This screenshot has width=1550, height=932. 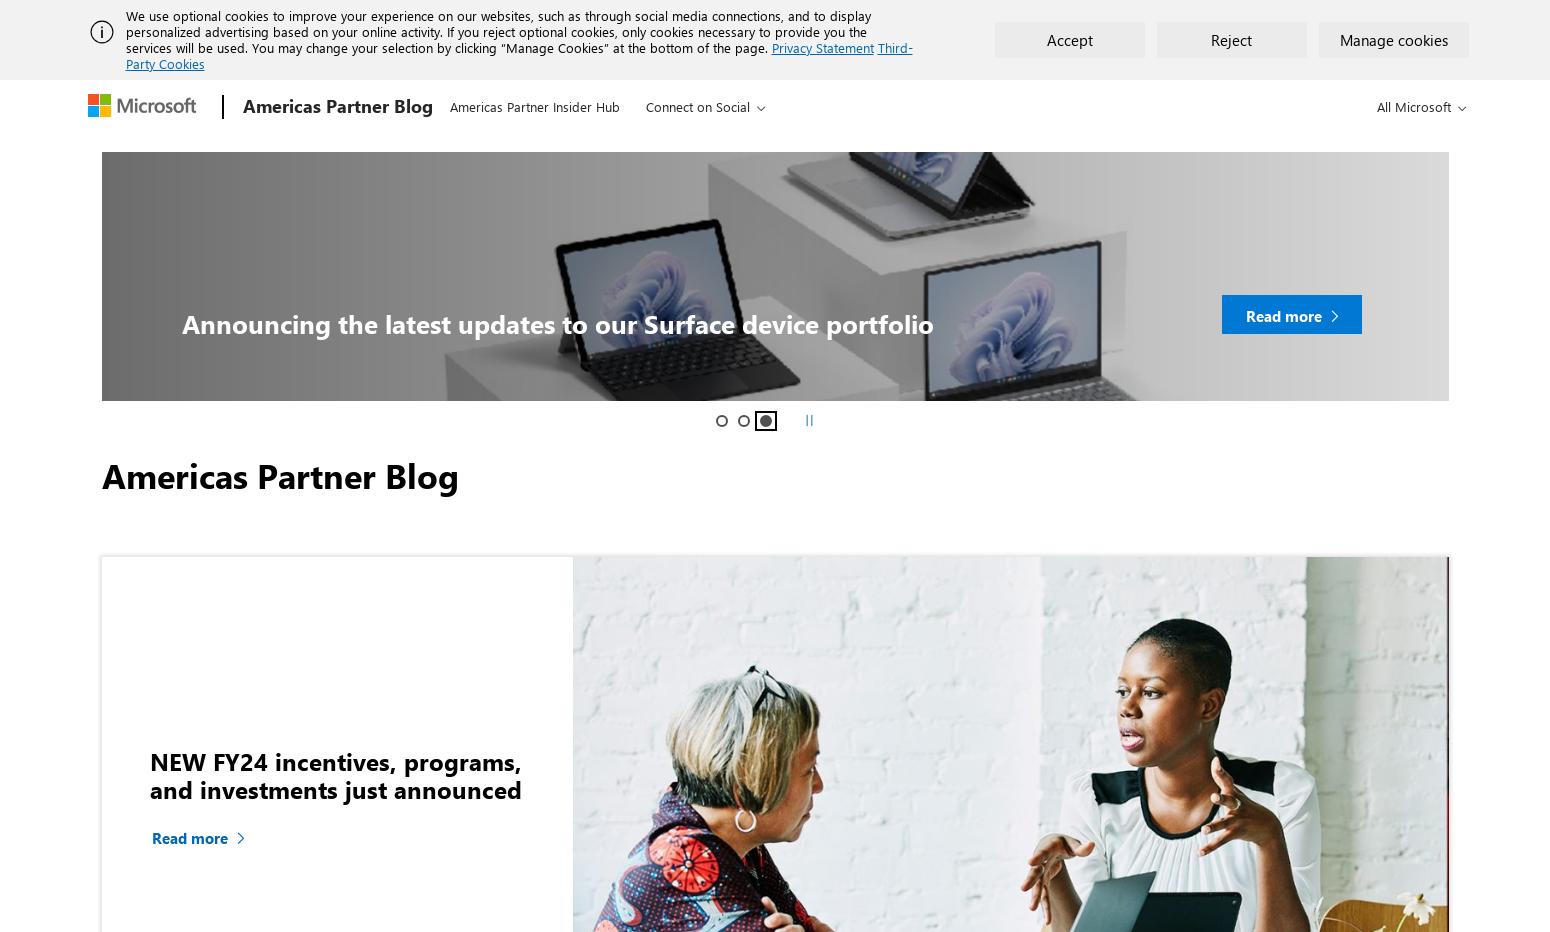 I want to click on 'Microsoft’s end of support (EOS) for Windows Server 2012 and SQL Server 2012 necessitates measures to keep legacy systems secure. Azure Arc offers a solution, acting as a bridge to extend the Azure platform. It enables users to manage, govern, and secure IT inventory anywhere, including on-premises servers. With Azure Arc, customers can purchase Extended Security Updates (ESUs) directly through the Azure portal, manage them efficiently, and even extend these services to infrastructure managed on other clouds.', so click(x=1145, y=140).